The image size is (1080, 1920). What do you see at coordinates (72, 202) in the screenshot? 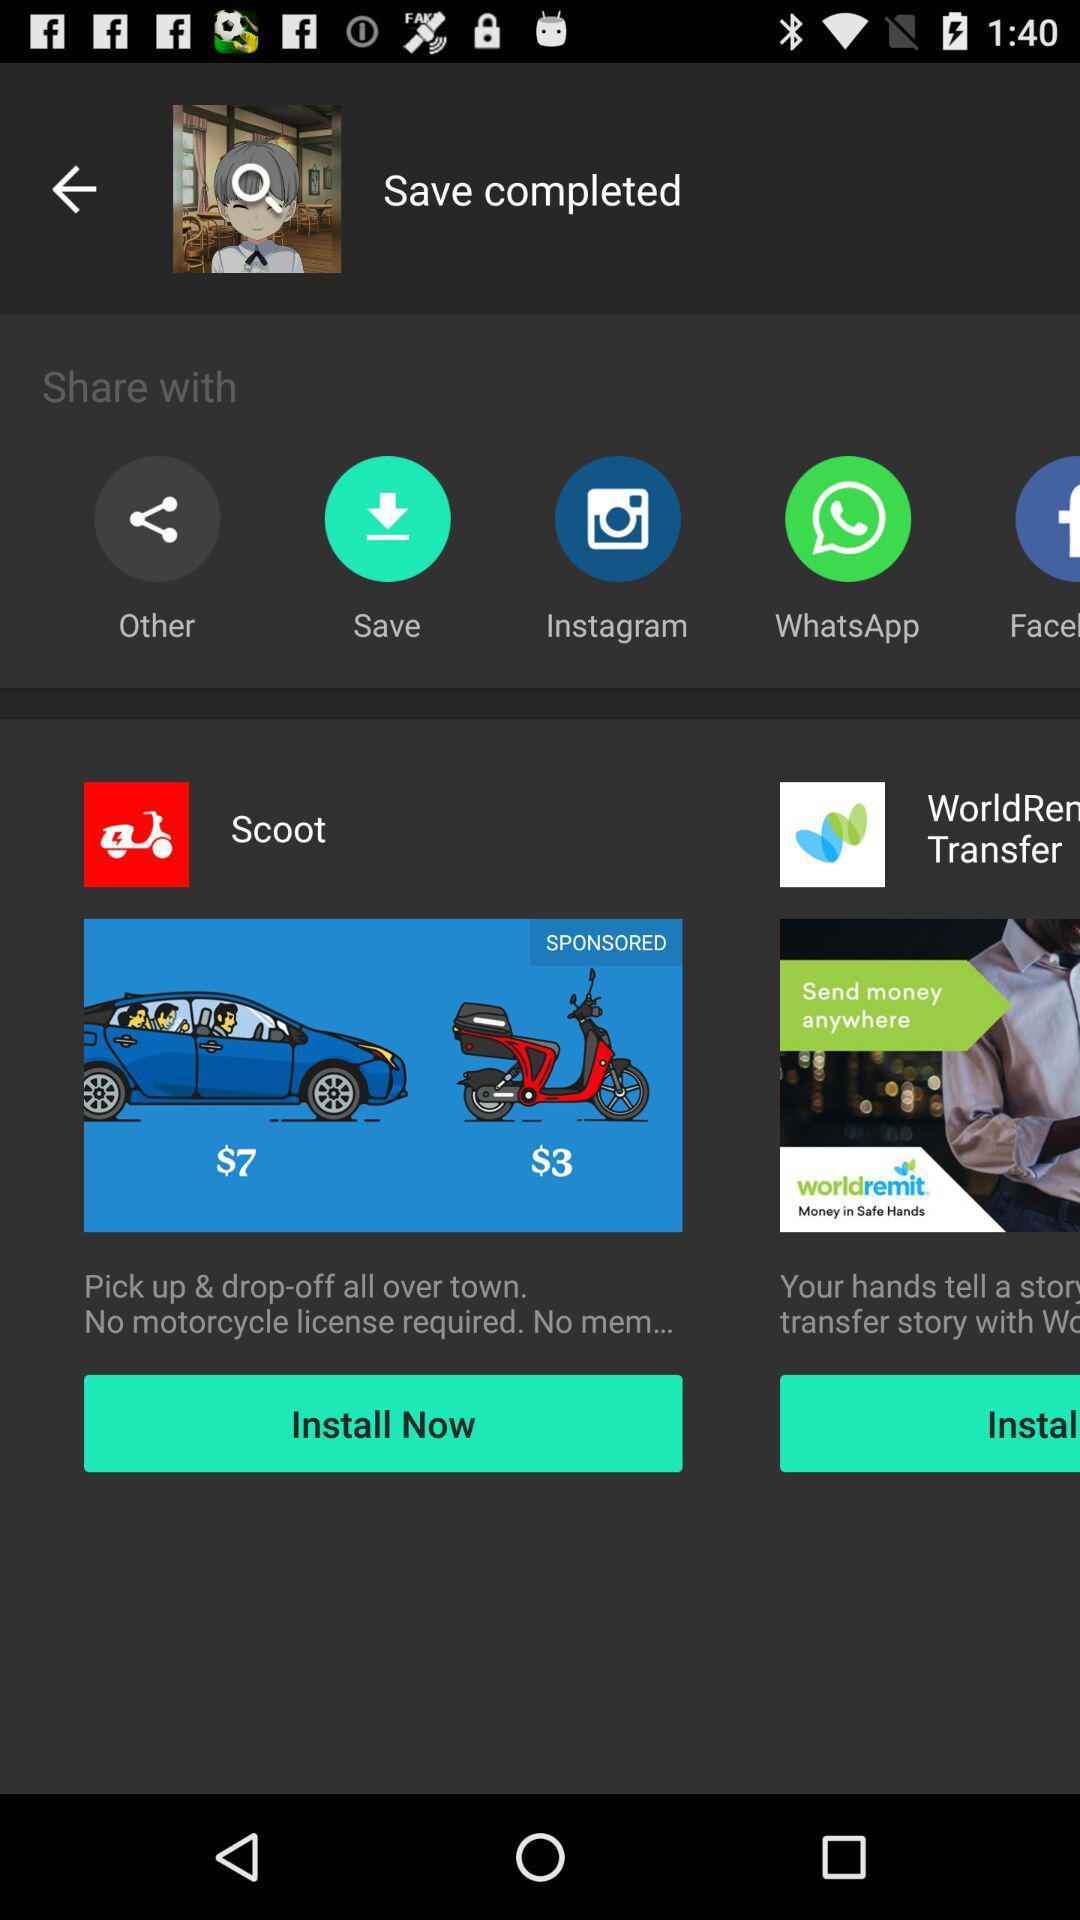
I see `the arrow_backward icon` at bounding box center [72, 202].